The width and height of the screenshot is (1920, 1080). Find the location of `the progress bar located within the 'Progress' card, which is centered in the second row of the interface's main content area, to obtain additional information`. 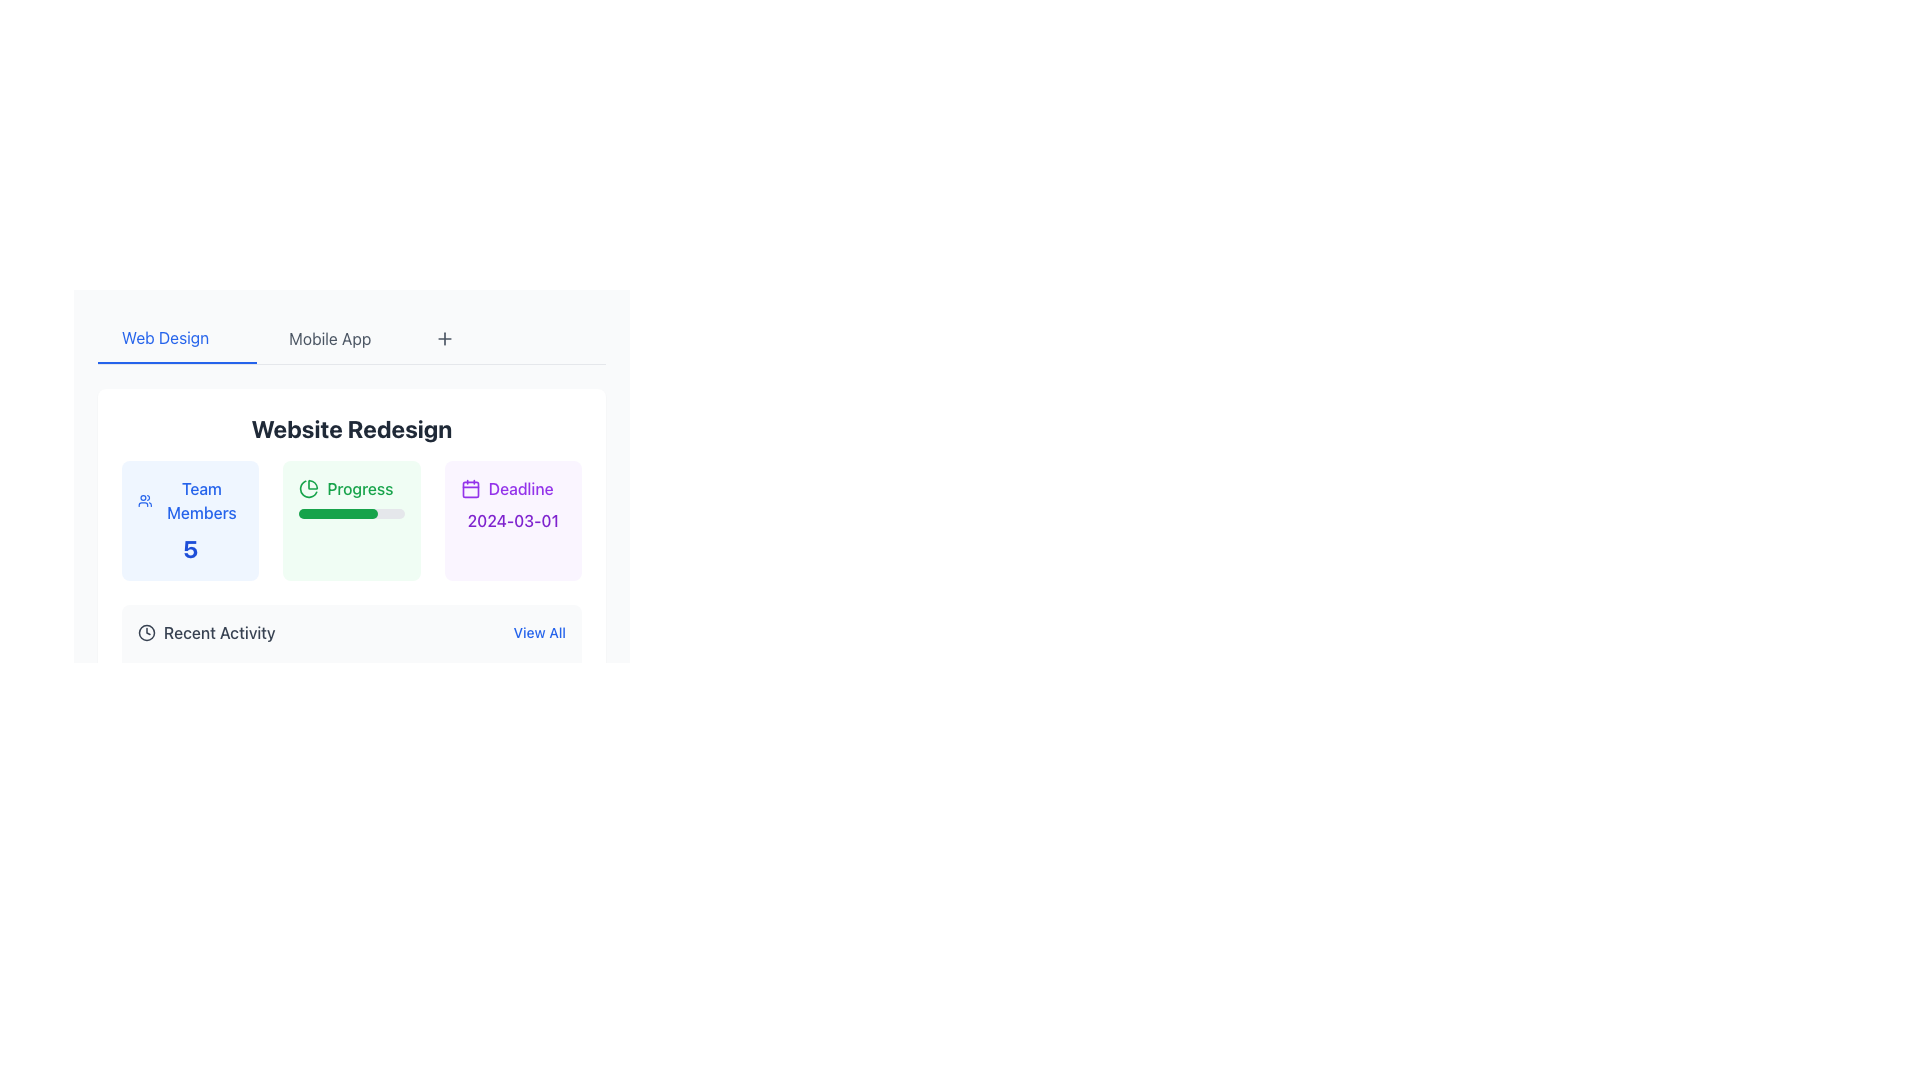

the progress bar located within the 'Progress' card, which is centered in the second row of the interface's main content area, to obtain additional information is located at coordinates (351, 512).